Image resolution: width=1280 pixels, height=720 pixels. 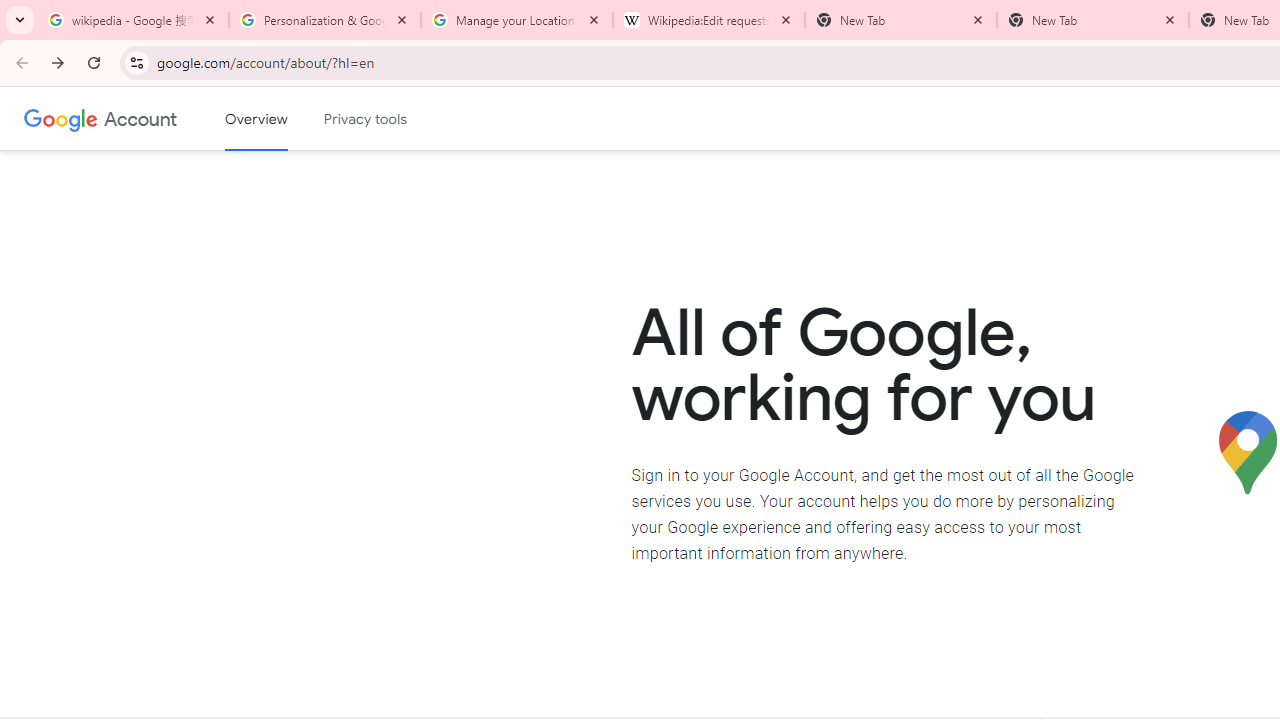 I want to click on 'Google Account', so click(x=139, y=118).